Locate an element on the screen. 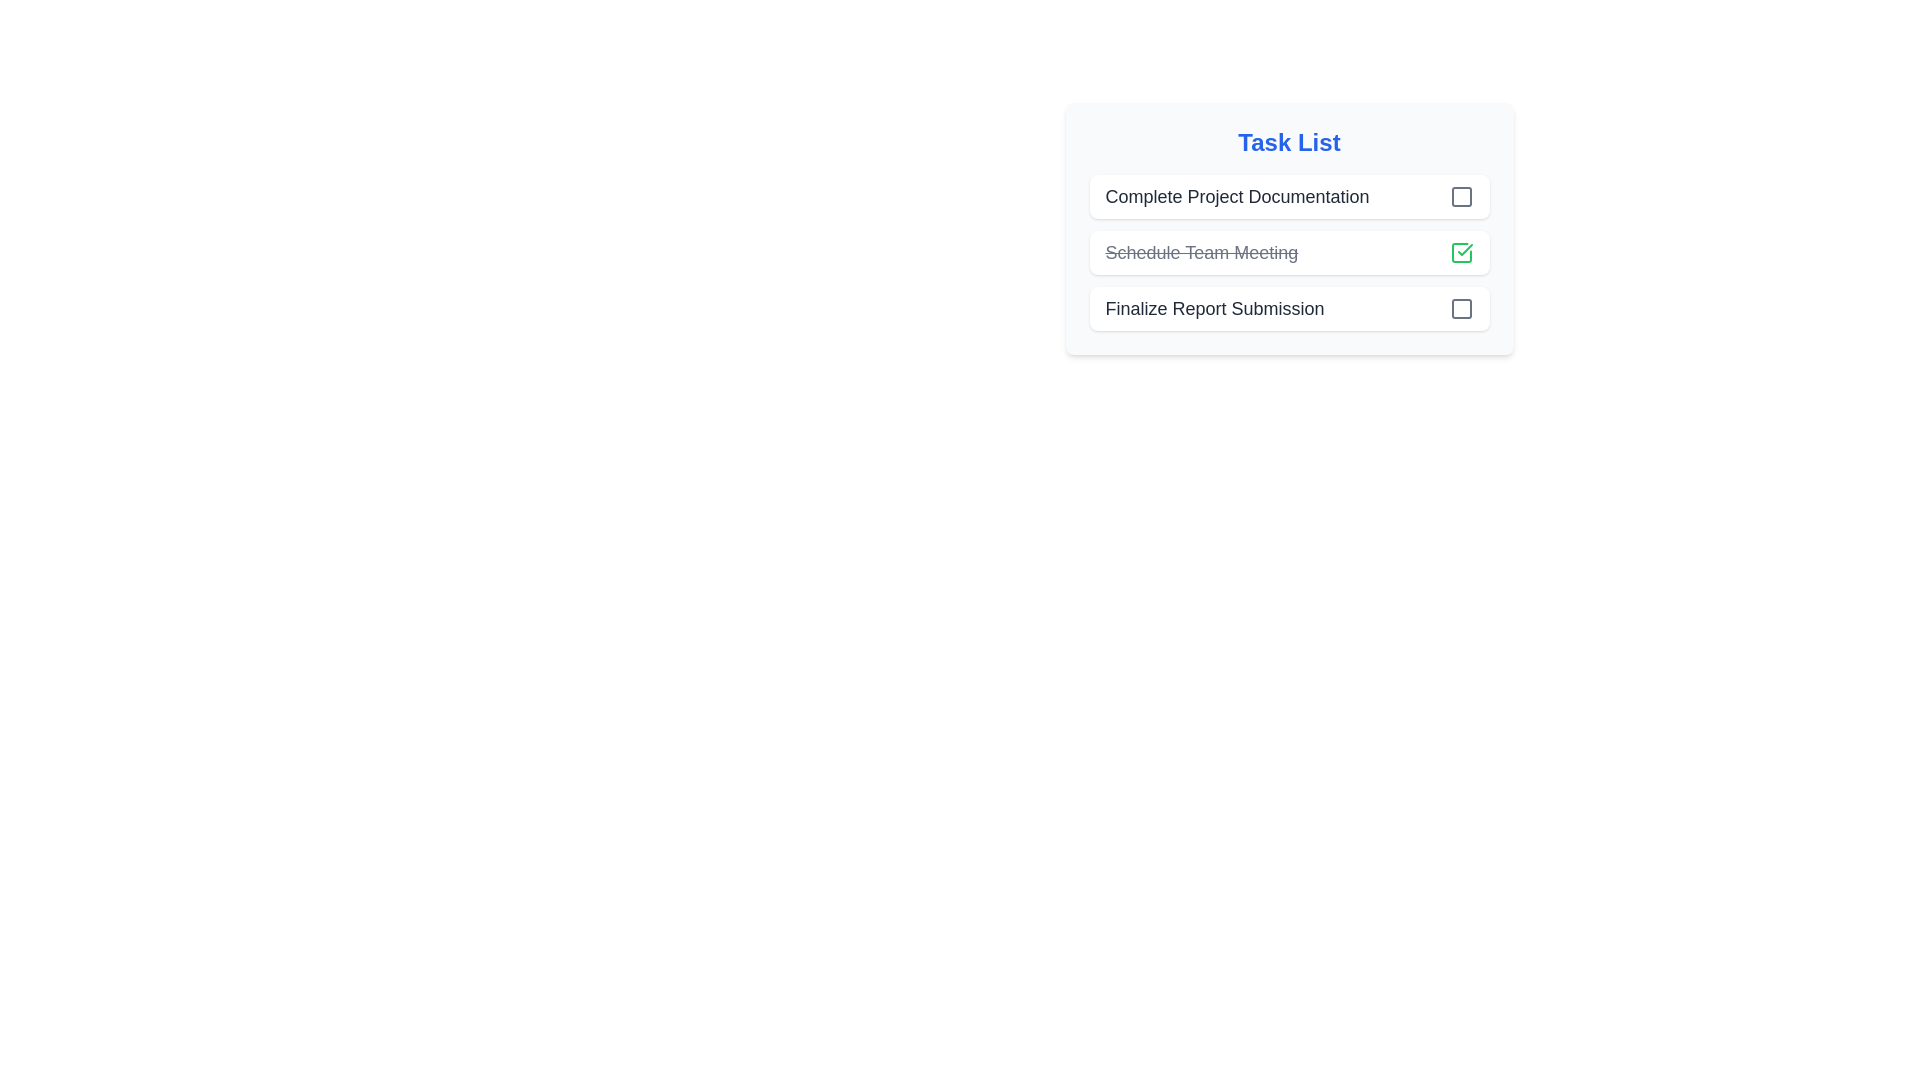 The width and height of the screenshot is (1920, 1080). the small square decorative or status-indicating icon component located to the right of the task titled 'Complete Project Documentation' in the vertical task list is located at coordinates (1461, 196).